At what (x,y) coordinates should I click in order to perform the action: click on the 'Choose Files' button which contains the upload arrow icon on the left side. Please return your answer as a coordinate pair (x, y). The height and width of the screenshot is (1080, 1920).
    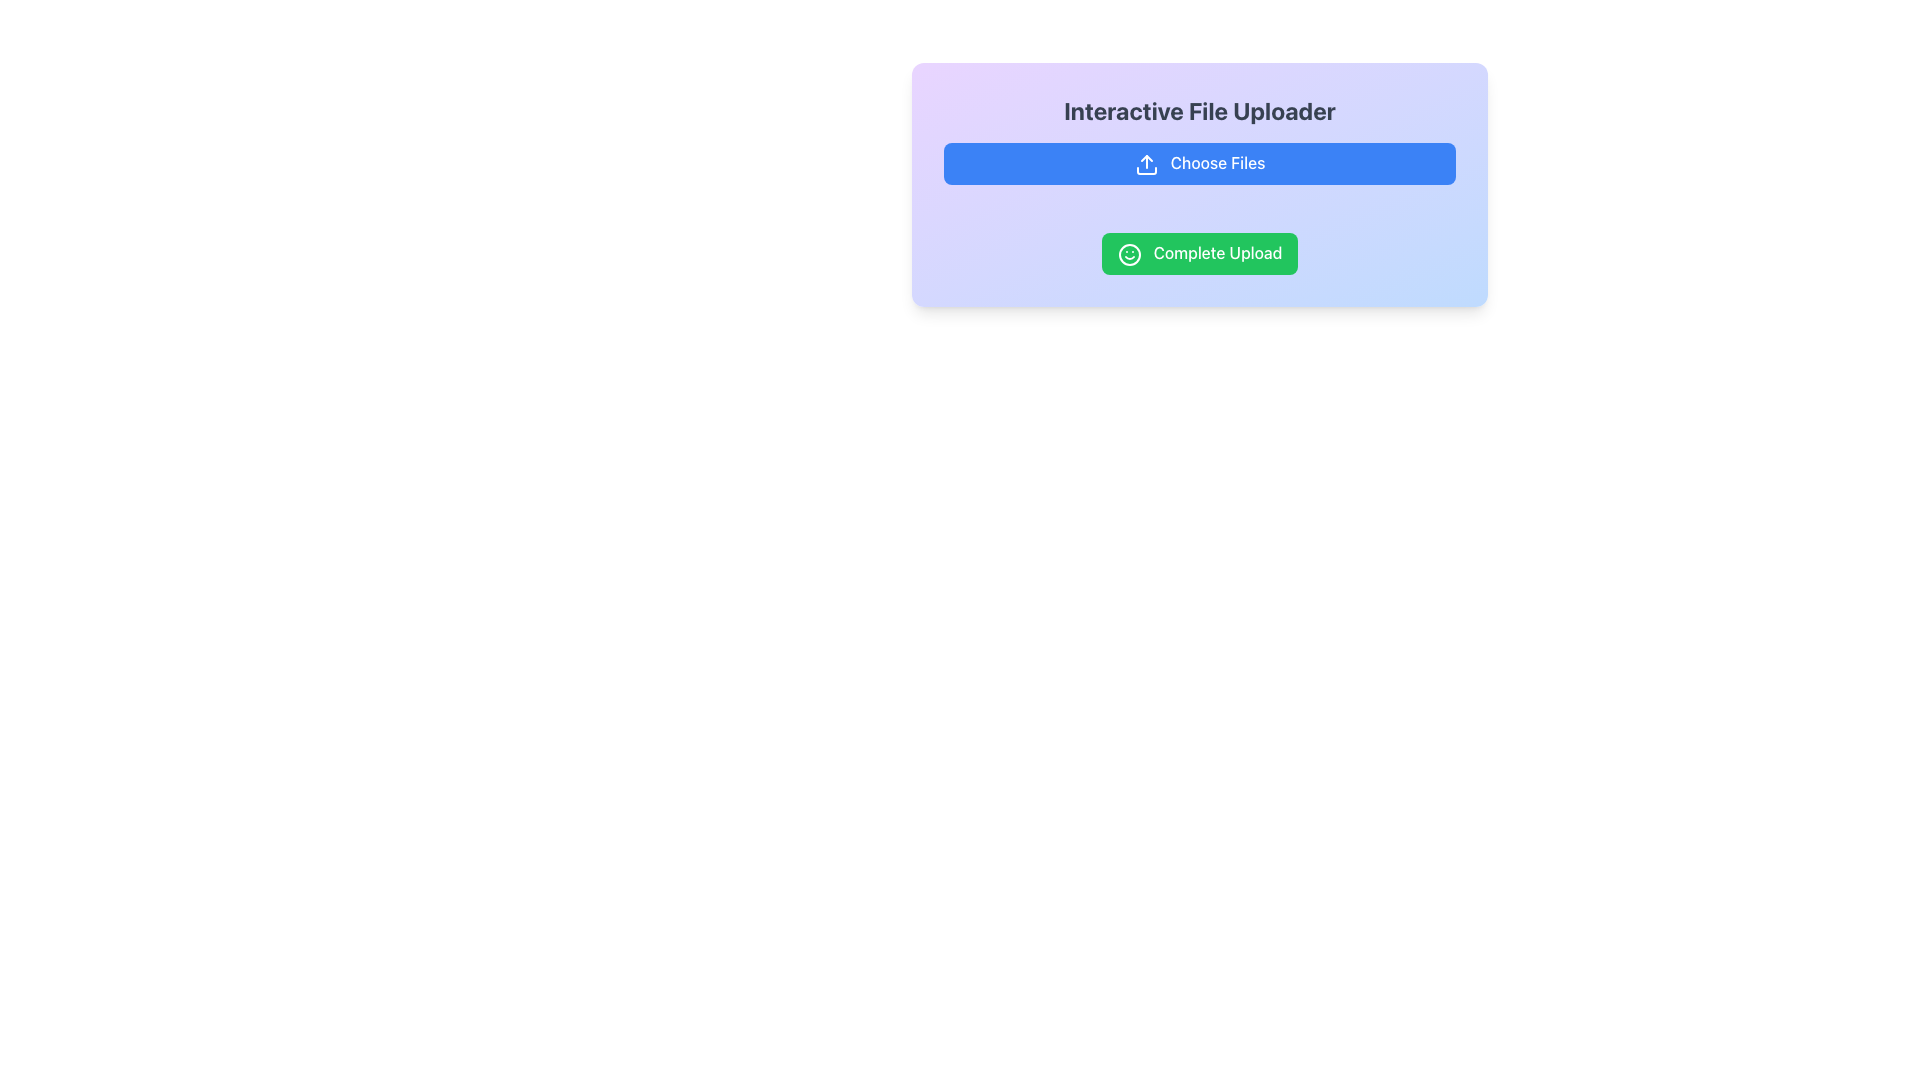
    Looking at the image, I should click on (1146, 163).